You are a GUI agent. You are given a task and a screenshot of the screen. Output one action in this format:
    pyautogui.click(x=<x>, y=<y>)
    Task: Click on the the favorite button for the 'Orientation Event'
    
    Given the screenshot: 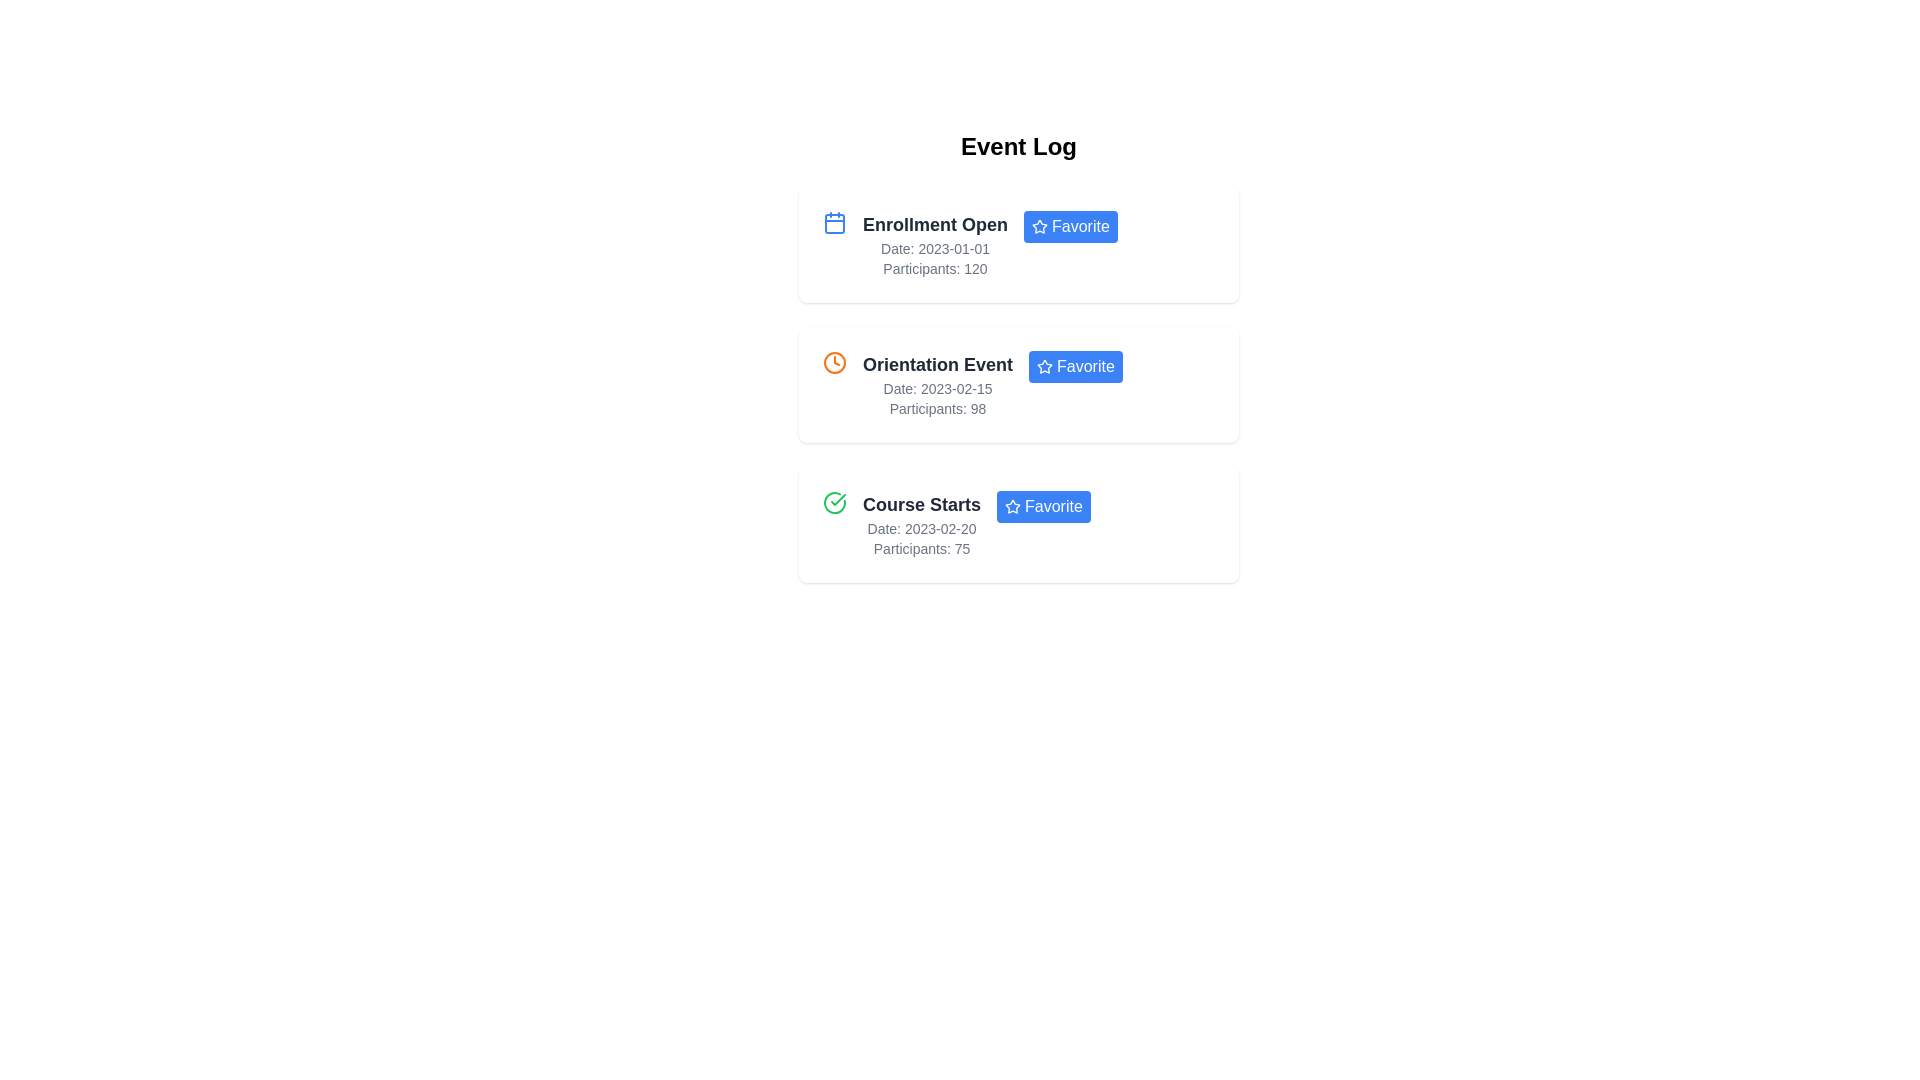 What is the action you would take?
    pyautogui.click(x=1074, y=366)
    